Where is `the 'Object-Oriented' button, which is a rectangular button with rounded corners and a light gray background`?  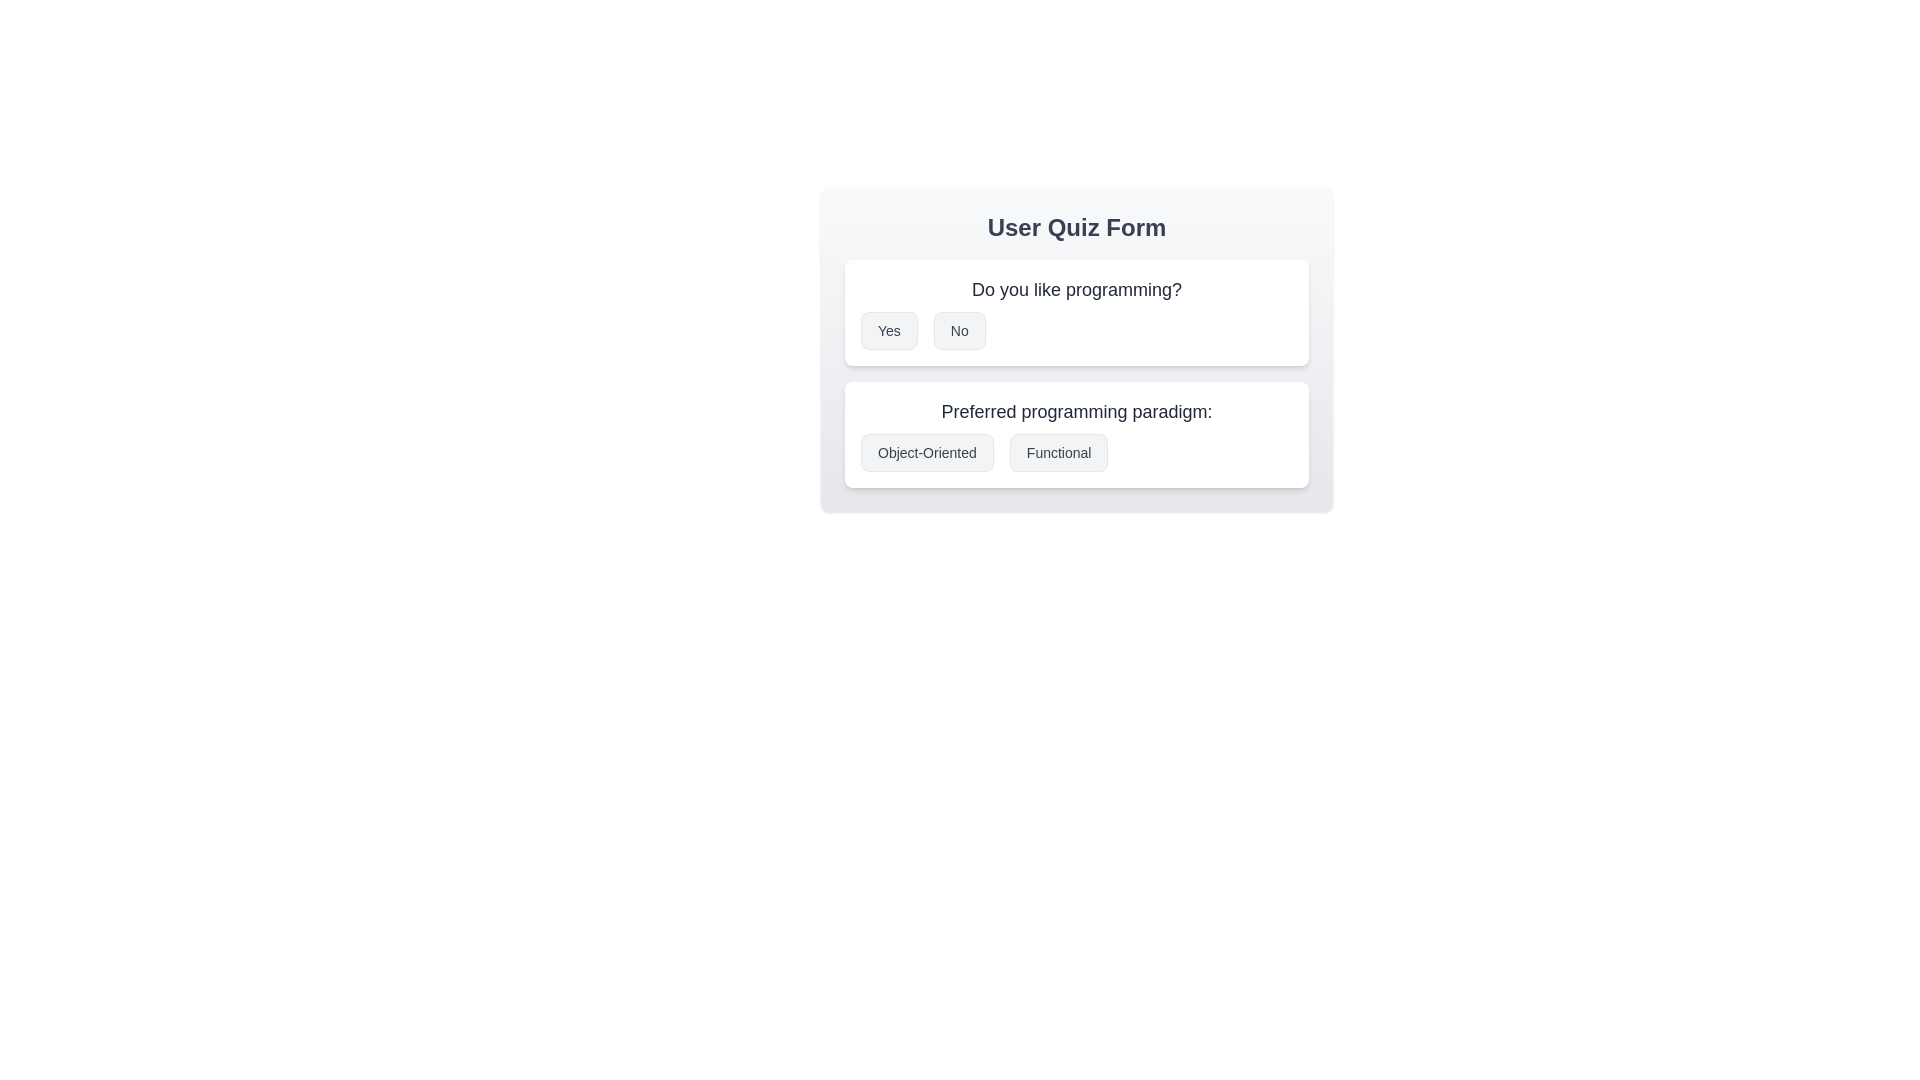
the 'Object-Oriented' button, which is a rectangular button with rounded corners and a light gray background is located at coordinates (926, 452).